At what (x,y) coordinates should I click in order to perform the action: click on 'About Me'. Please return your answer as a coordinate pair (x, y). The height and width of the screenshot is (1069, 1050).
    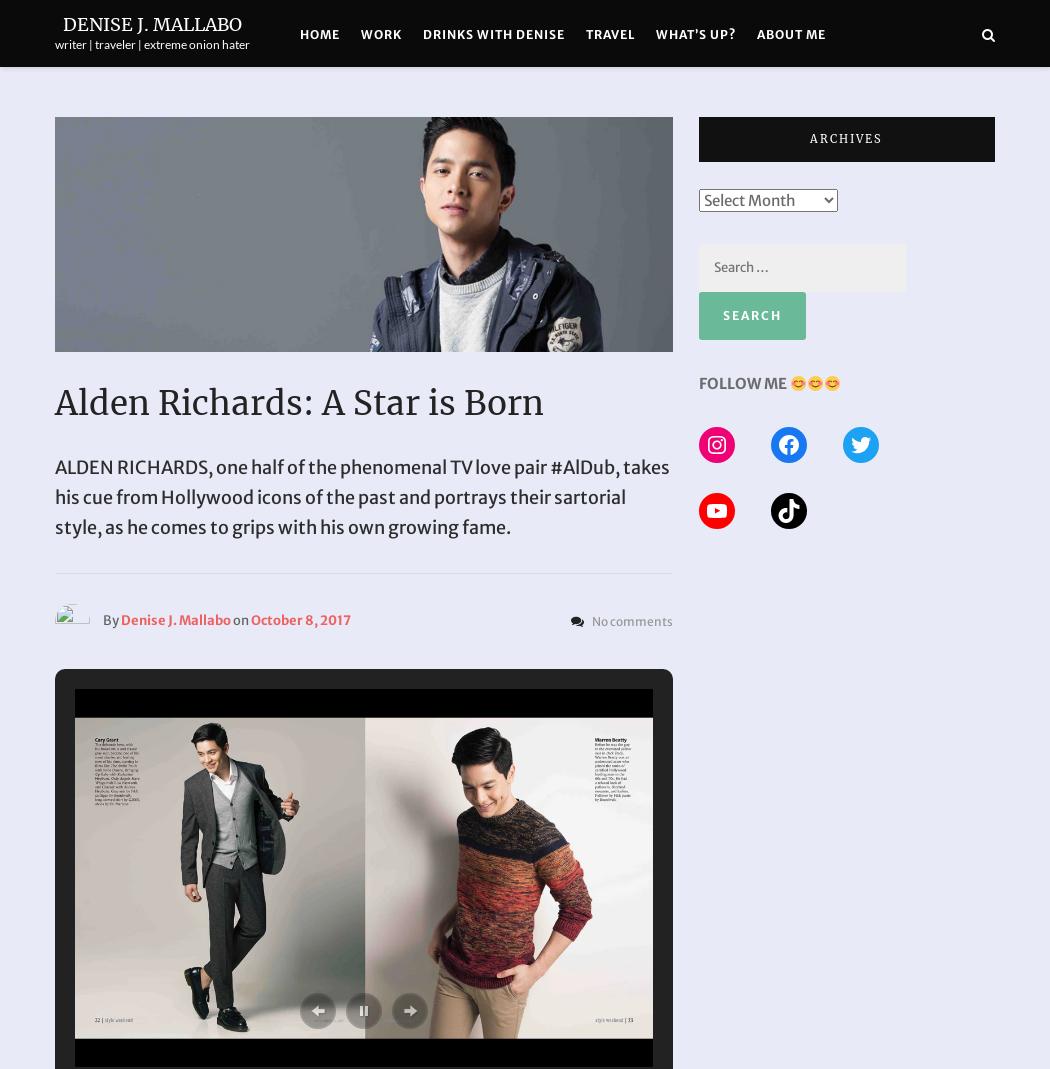
    Looking at the image, I should click on (790, 33).